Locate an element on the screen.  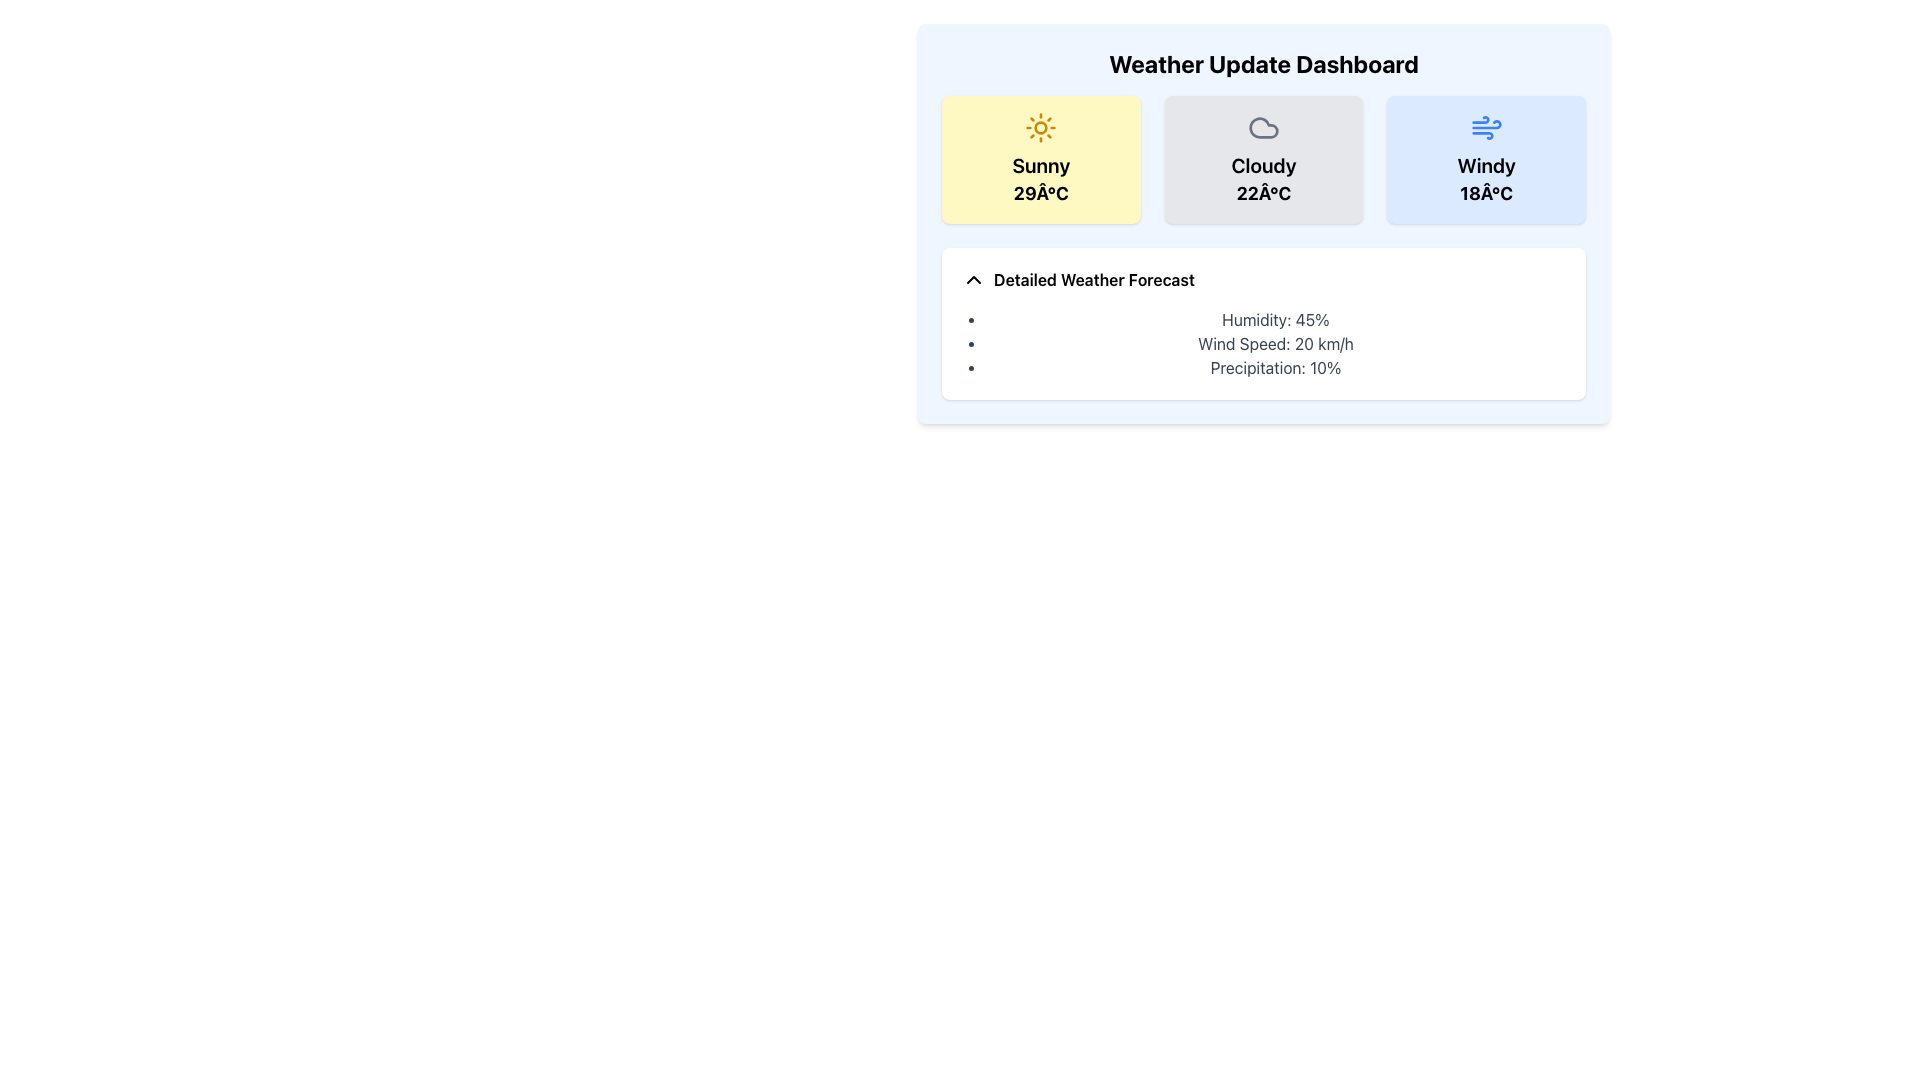
information displayed in the static text labeled 'Precipitation: 10%' located in the lower half of the weather dashboard under the 'Detailed Weather Forecast' section is located at coordinates (1275, 367).